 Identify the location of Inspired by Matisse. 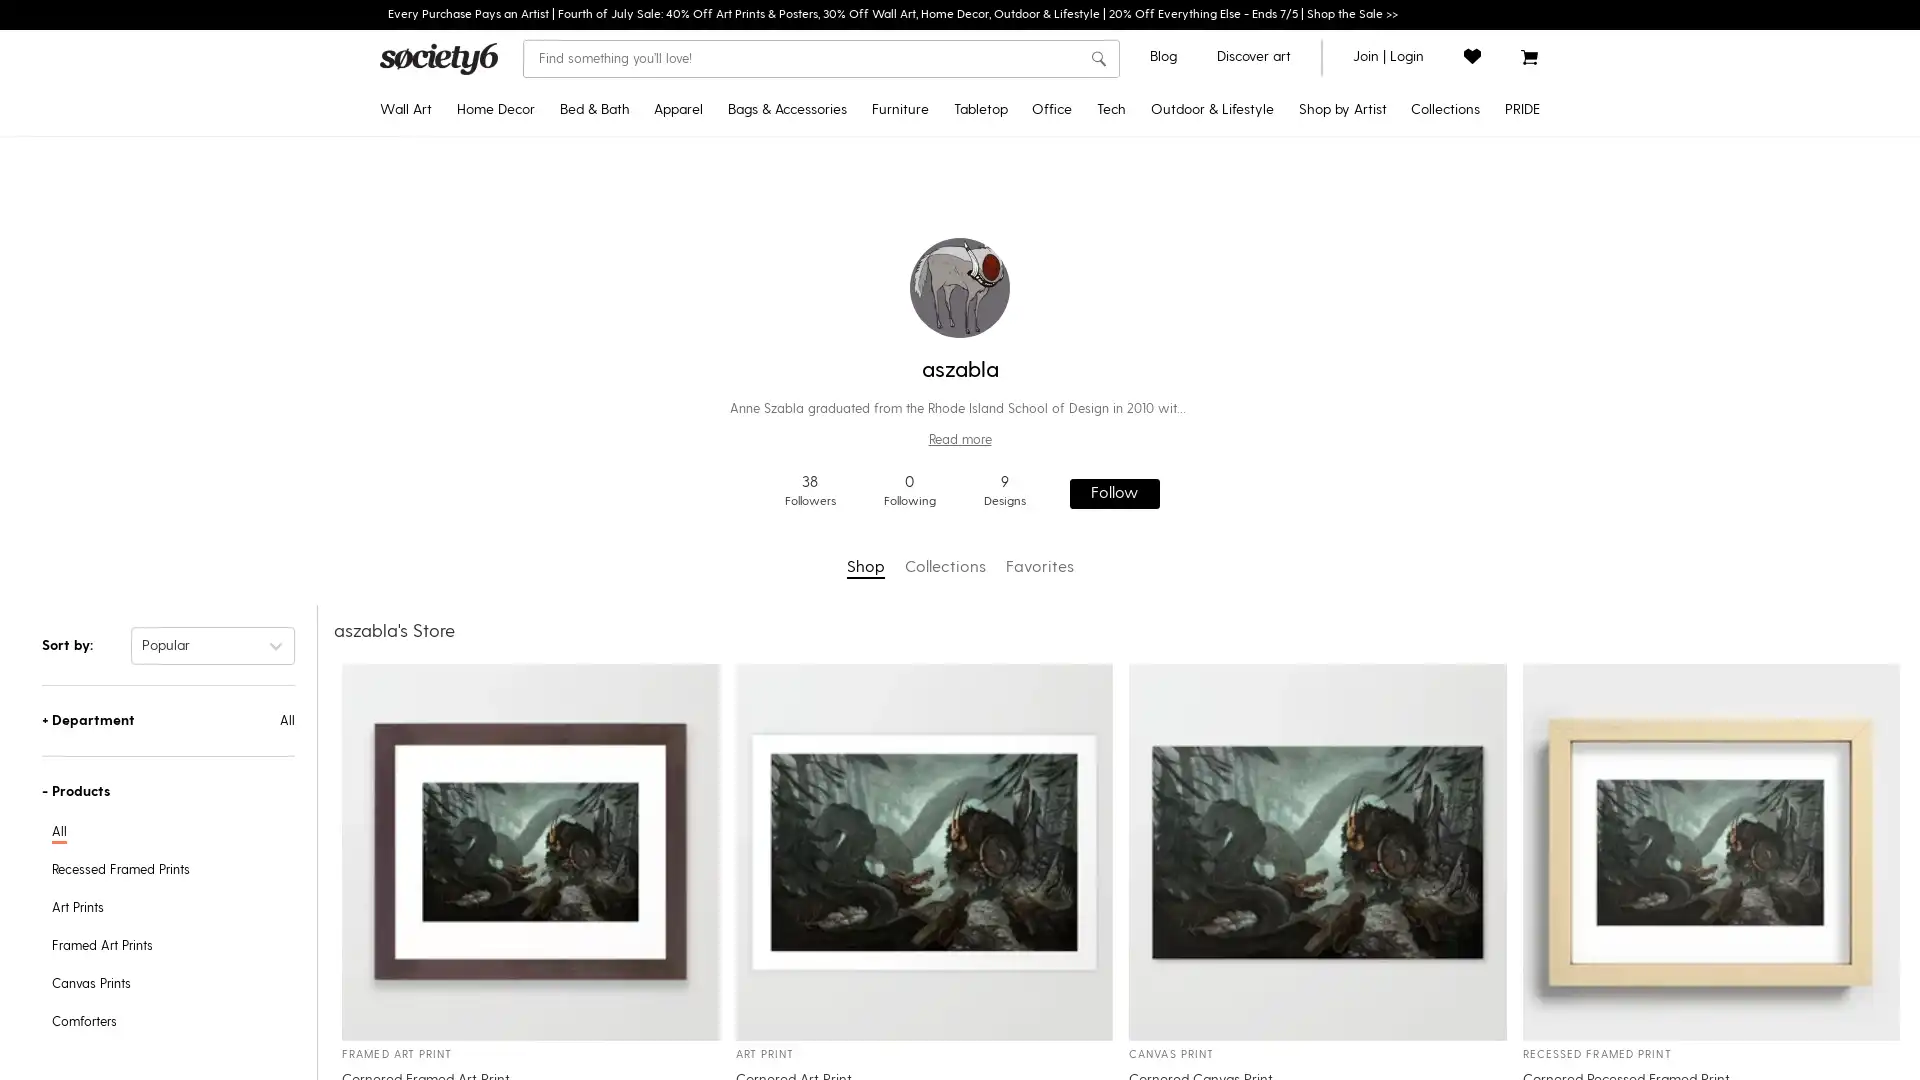
(1371, 386).